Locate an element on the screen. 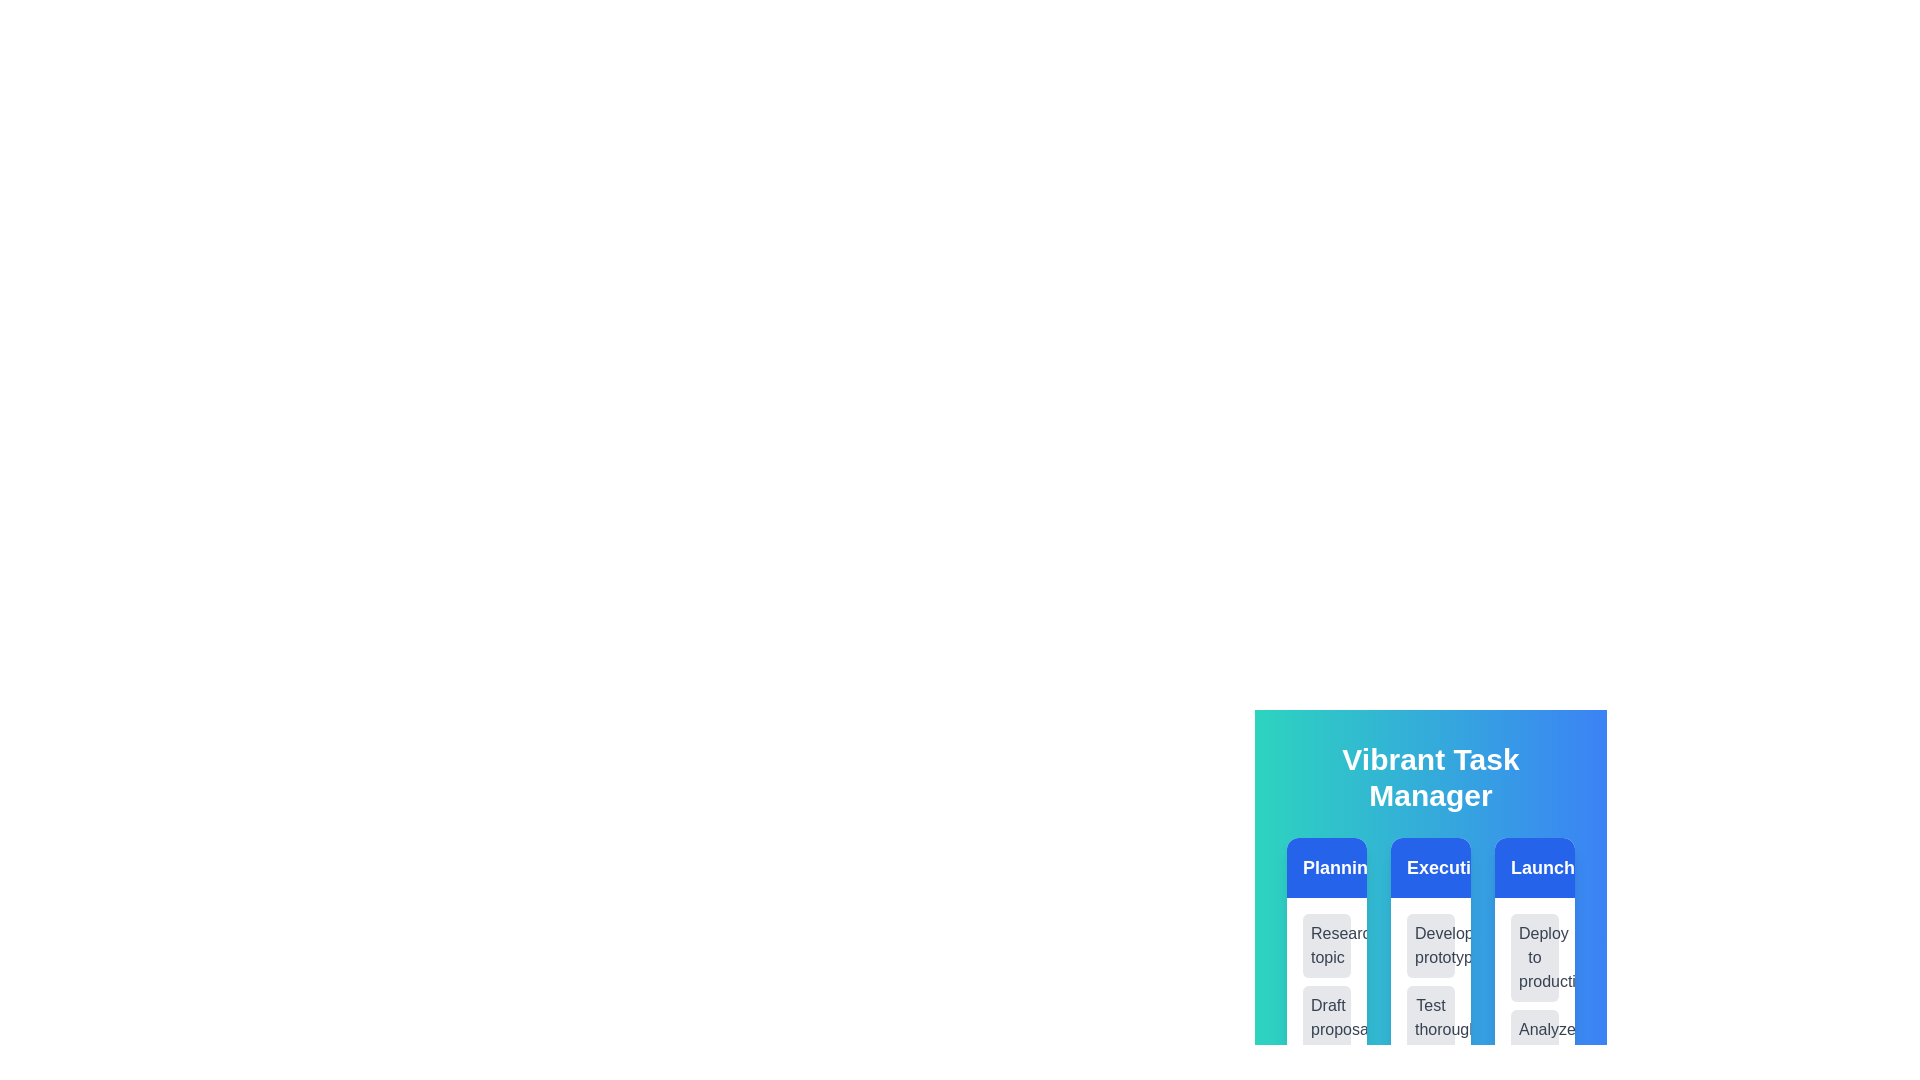 Image resolution: width=1920 pixels, height=1080 pixels. the 'Execution' card, which is the middle vertical card labeled 'Execution' in white text on a blue background is located at coordinates (1429, 863).